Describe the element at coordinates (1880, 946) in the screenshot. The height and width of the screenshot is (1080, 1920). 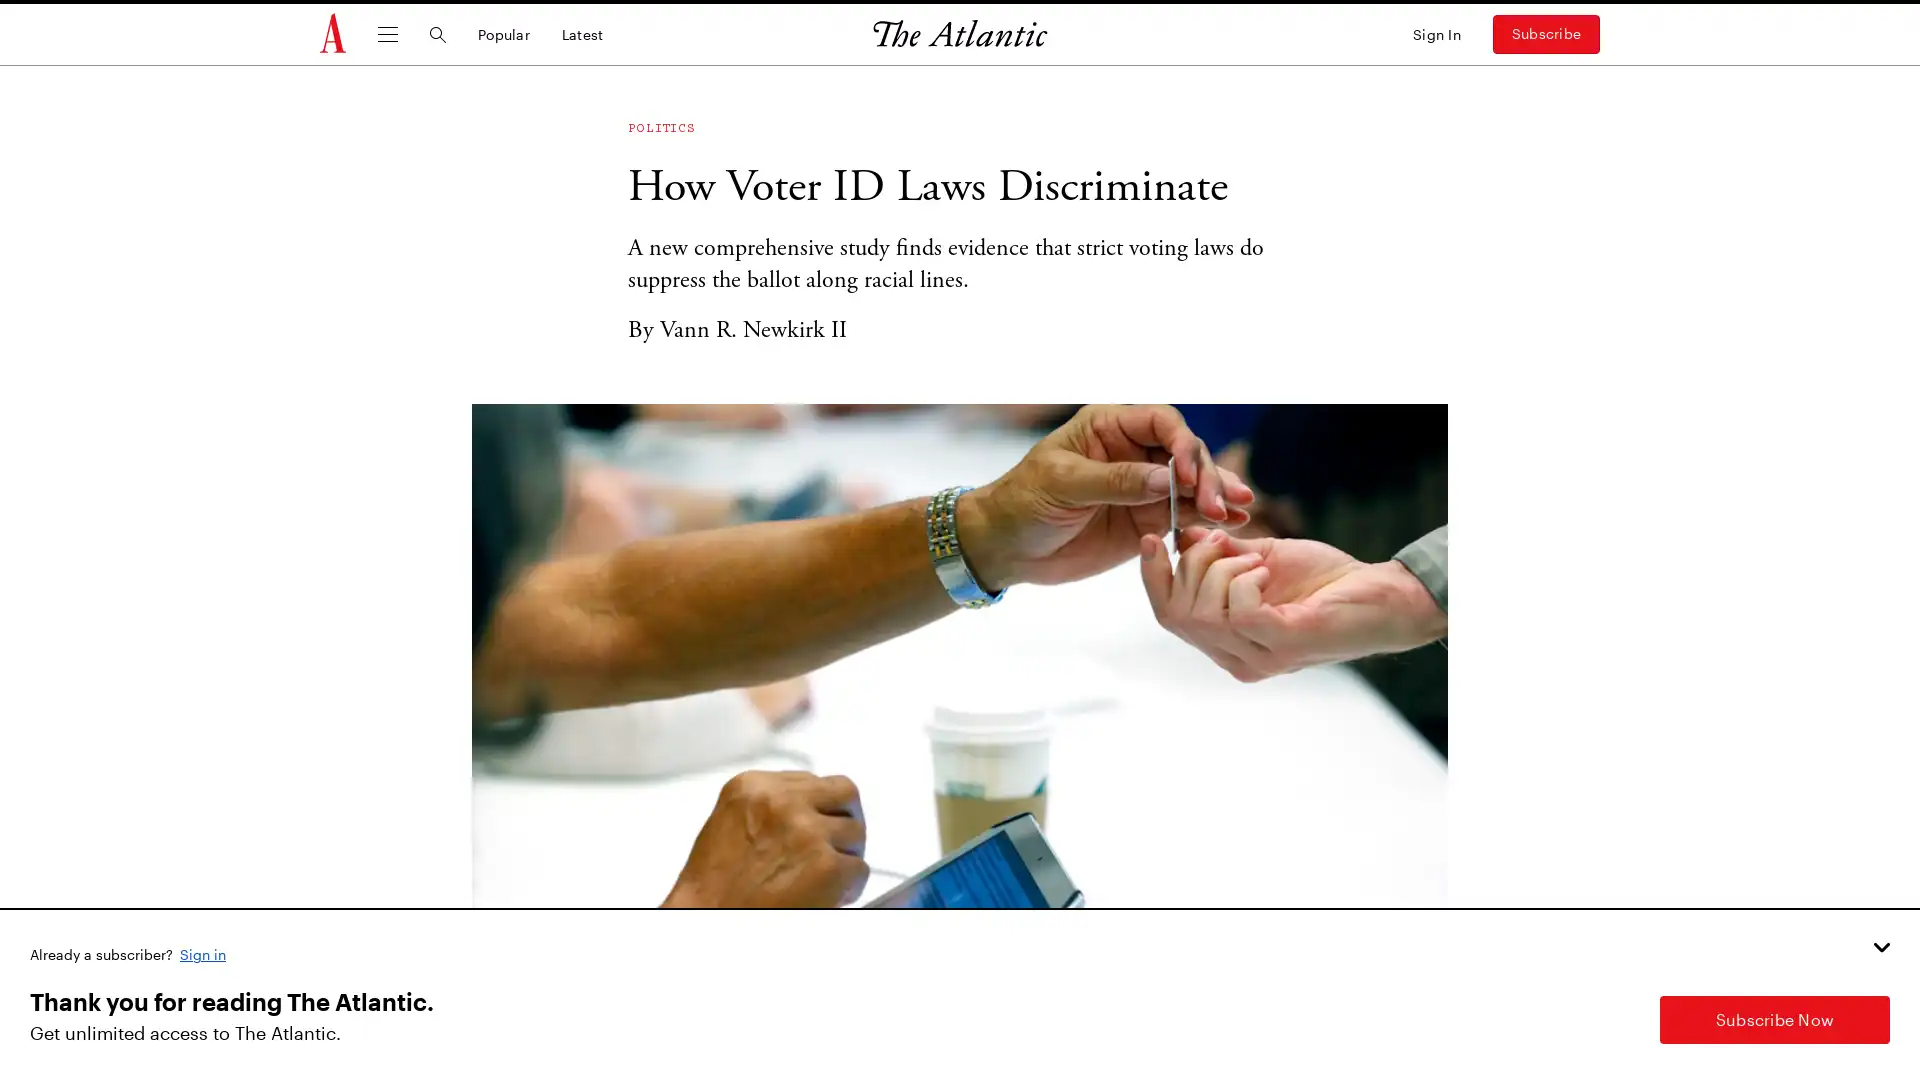
I see `Hide subscription information` at that location.